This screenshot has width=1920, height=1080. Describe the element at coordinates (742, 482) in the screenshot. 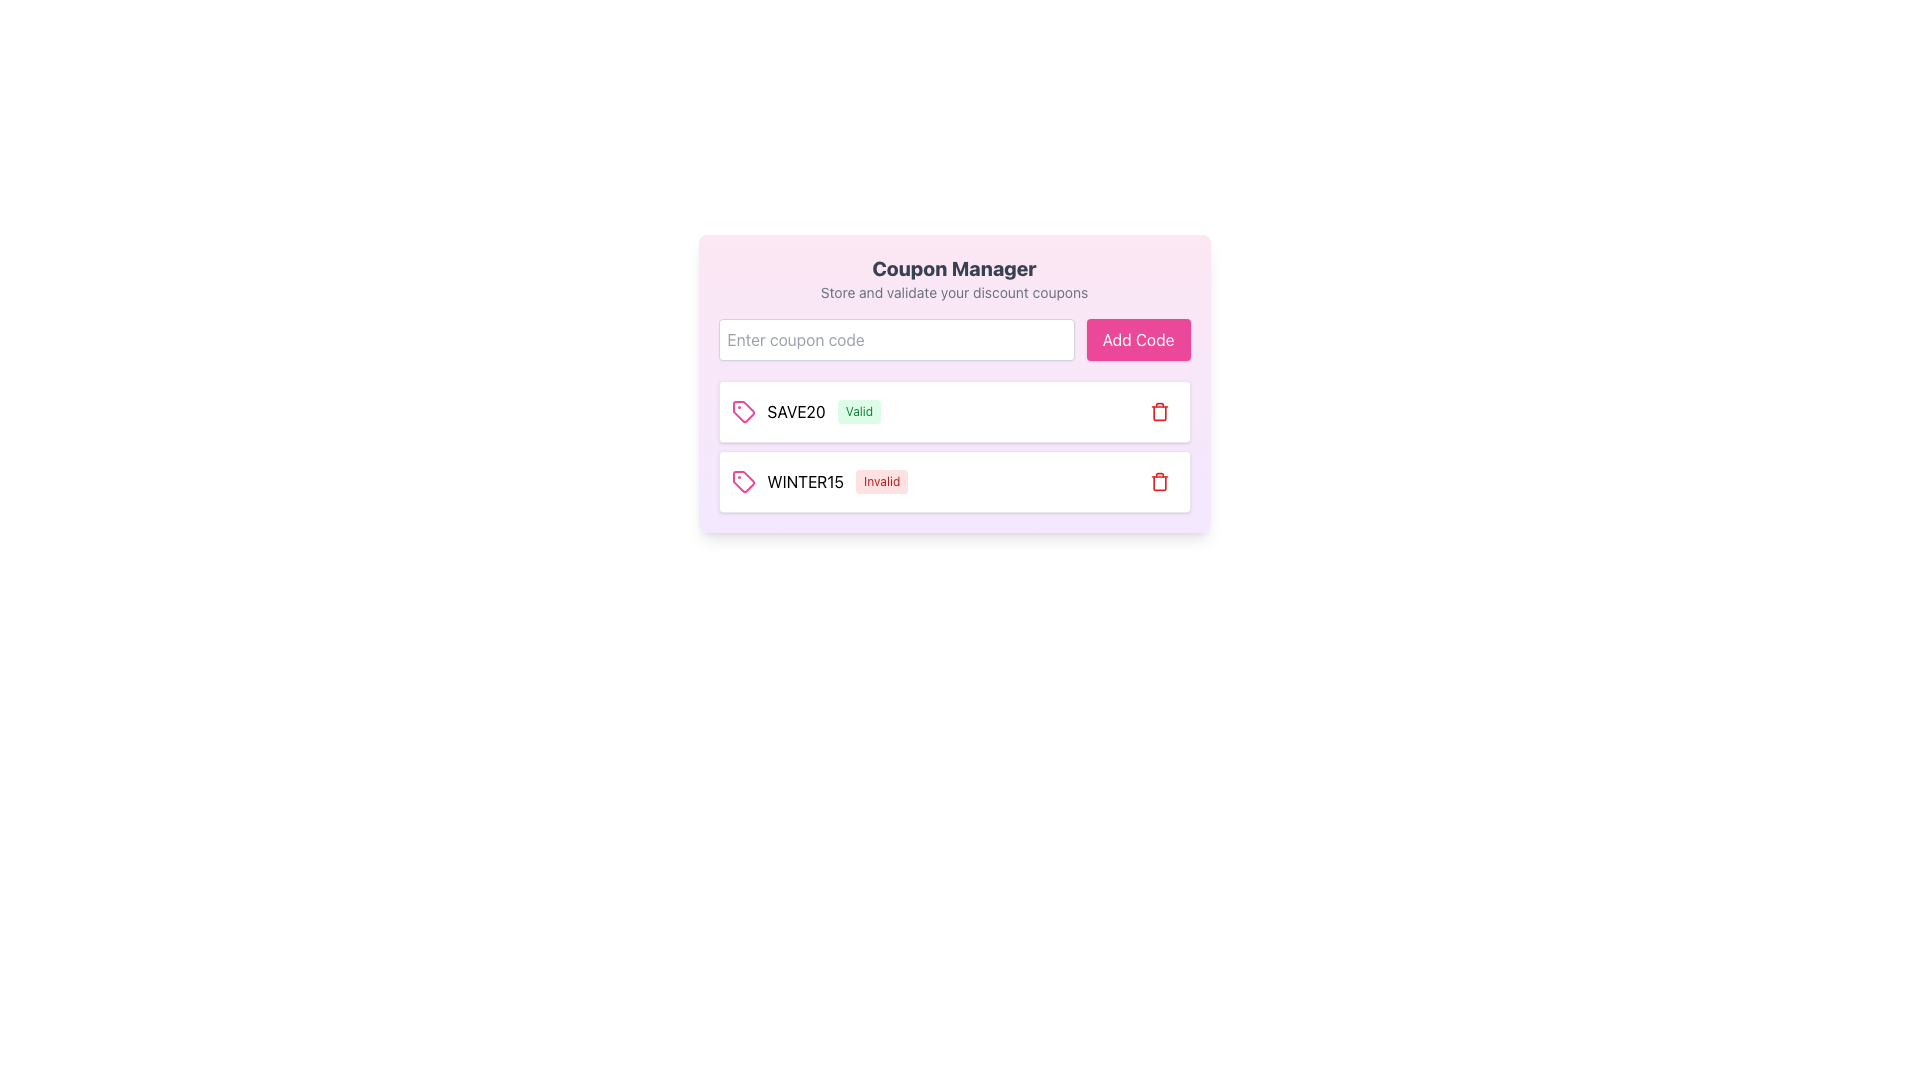

I see `the tag-shaped icon with a bold pink color located in the second row of the coupon list, to the far left of the row titled 'WINTER15'` at that location.